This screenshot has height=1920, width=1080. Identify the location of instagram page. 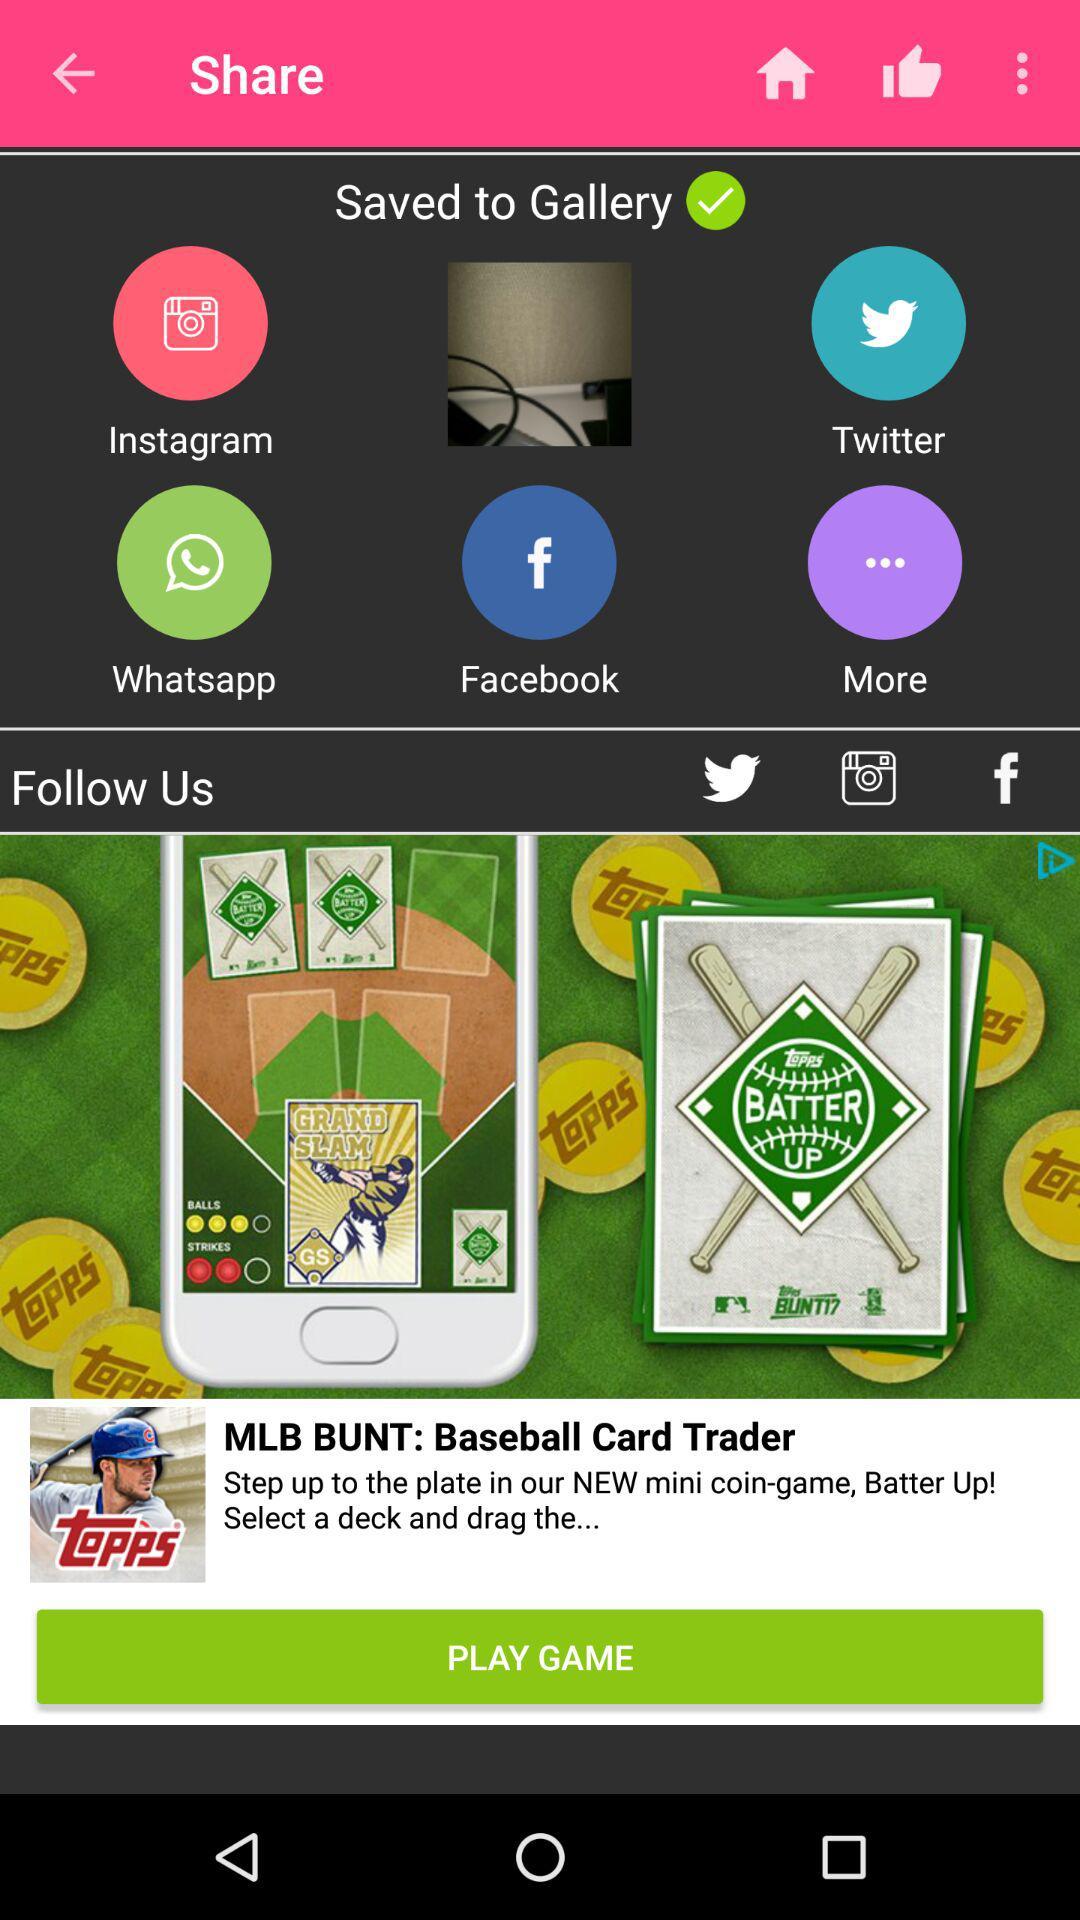
(867, 777).